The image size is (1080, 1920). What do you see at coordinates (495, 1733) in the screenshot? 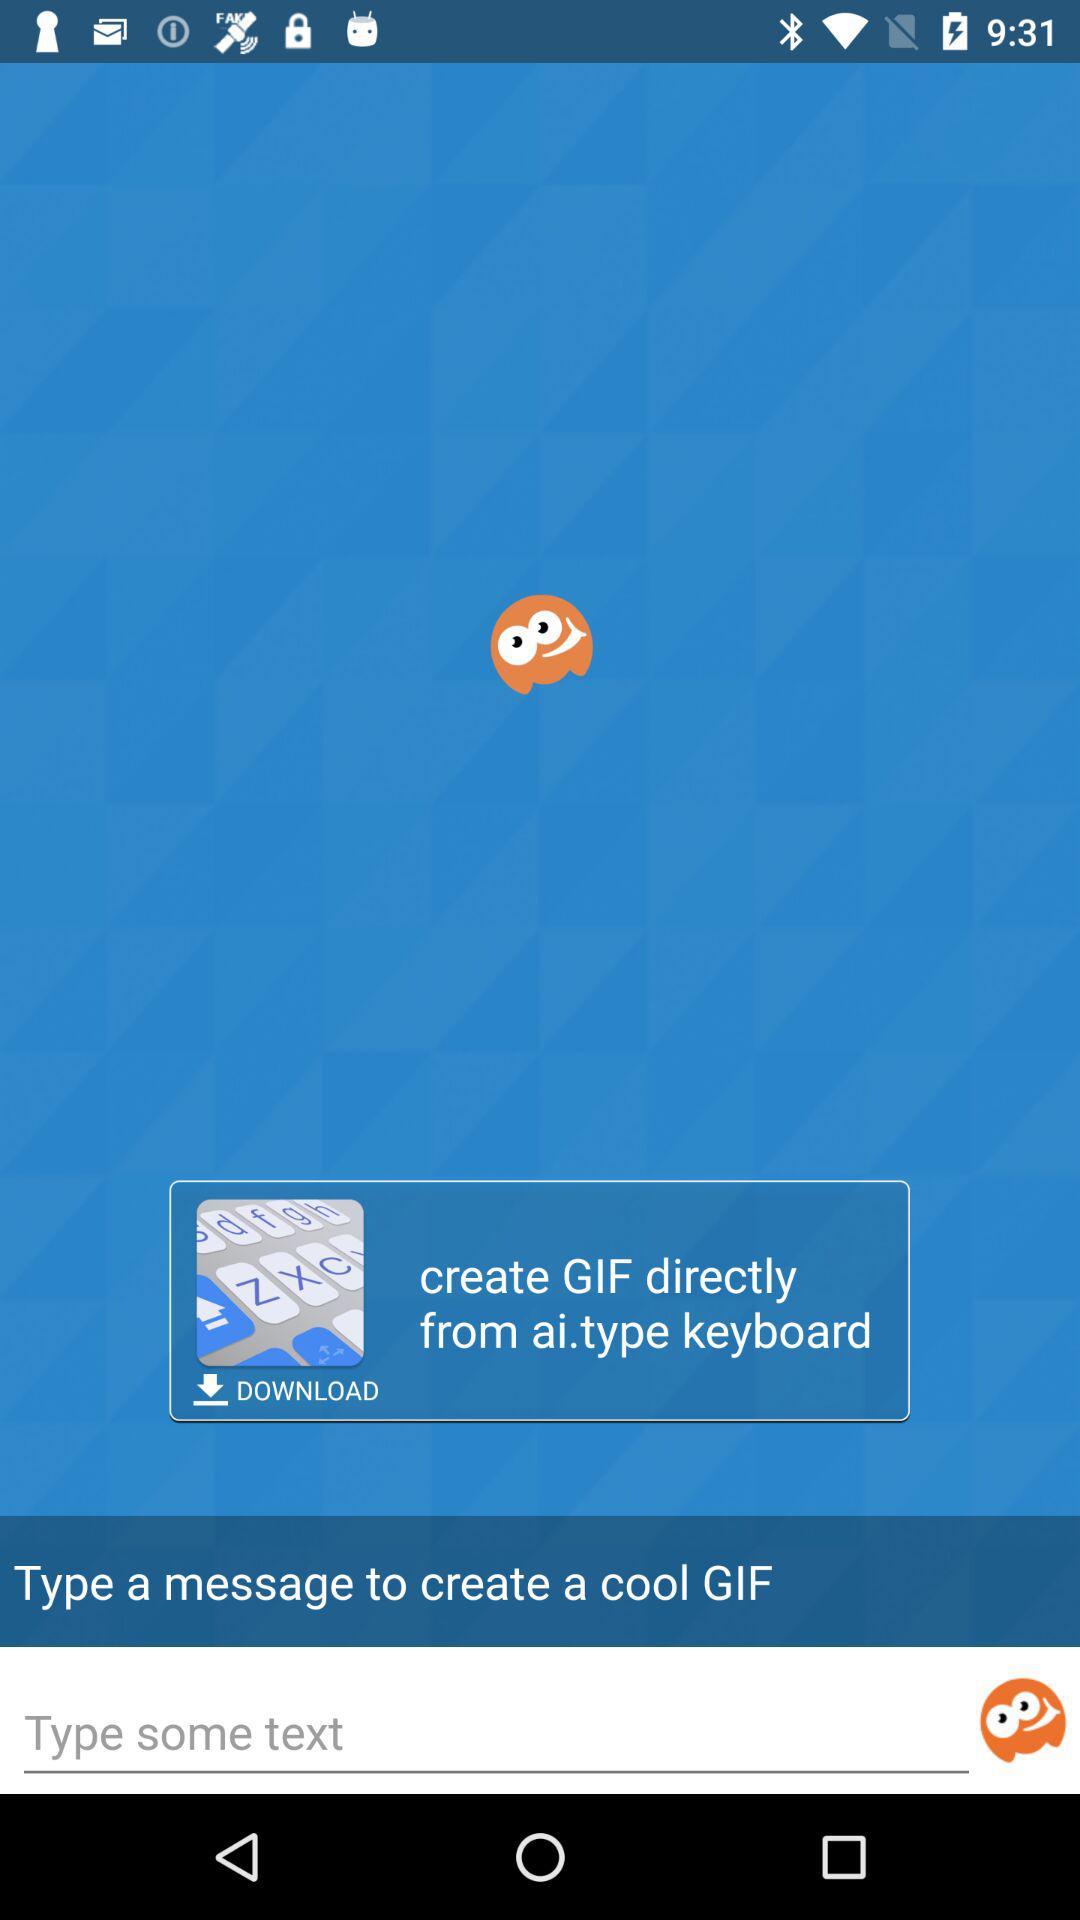
I see `text` at bounding box center [495, 1733].